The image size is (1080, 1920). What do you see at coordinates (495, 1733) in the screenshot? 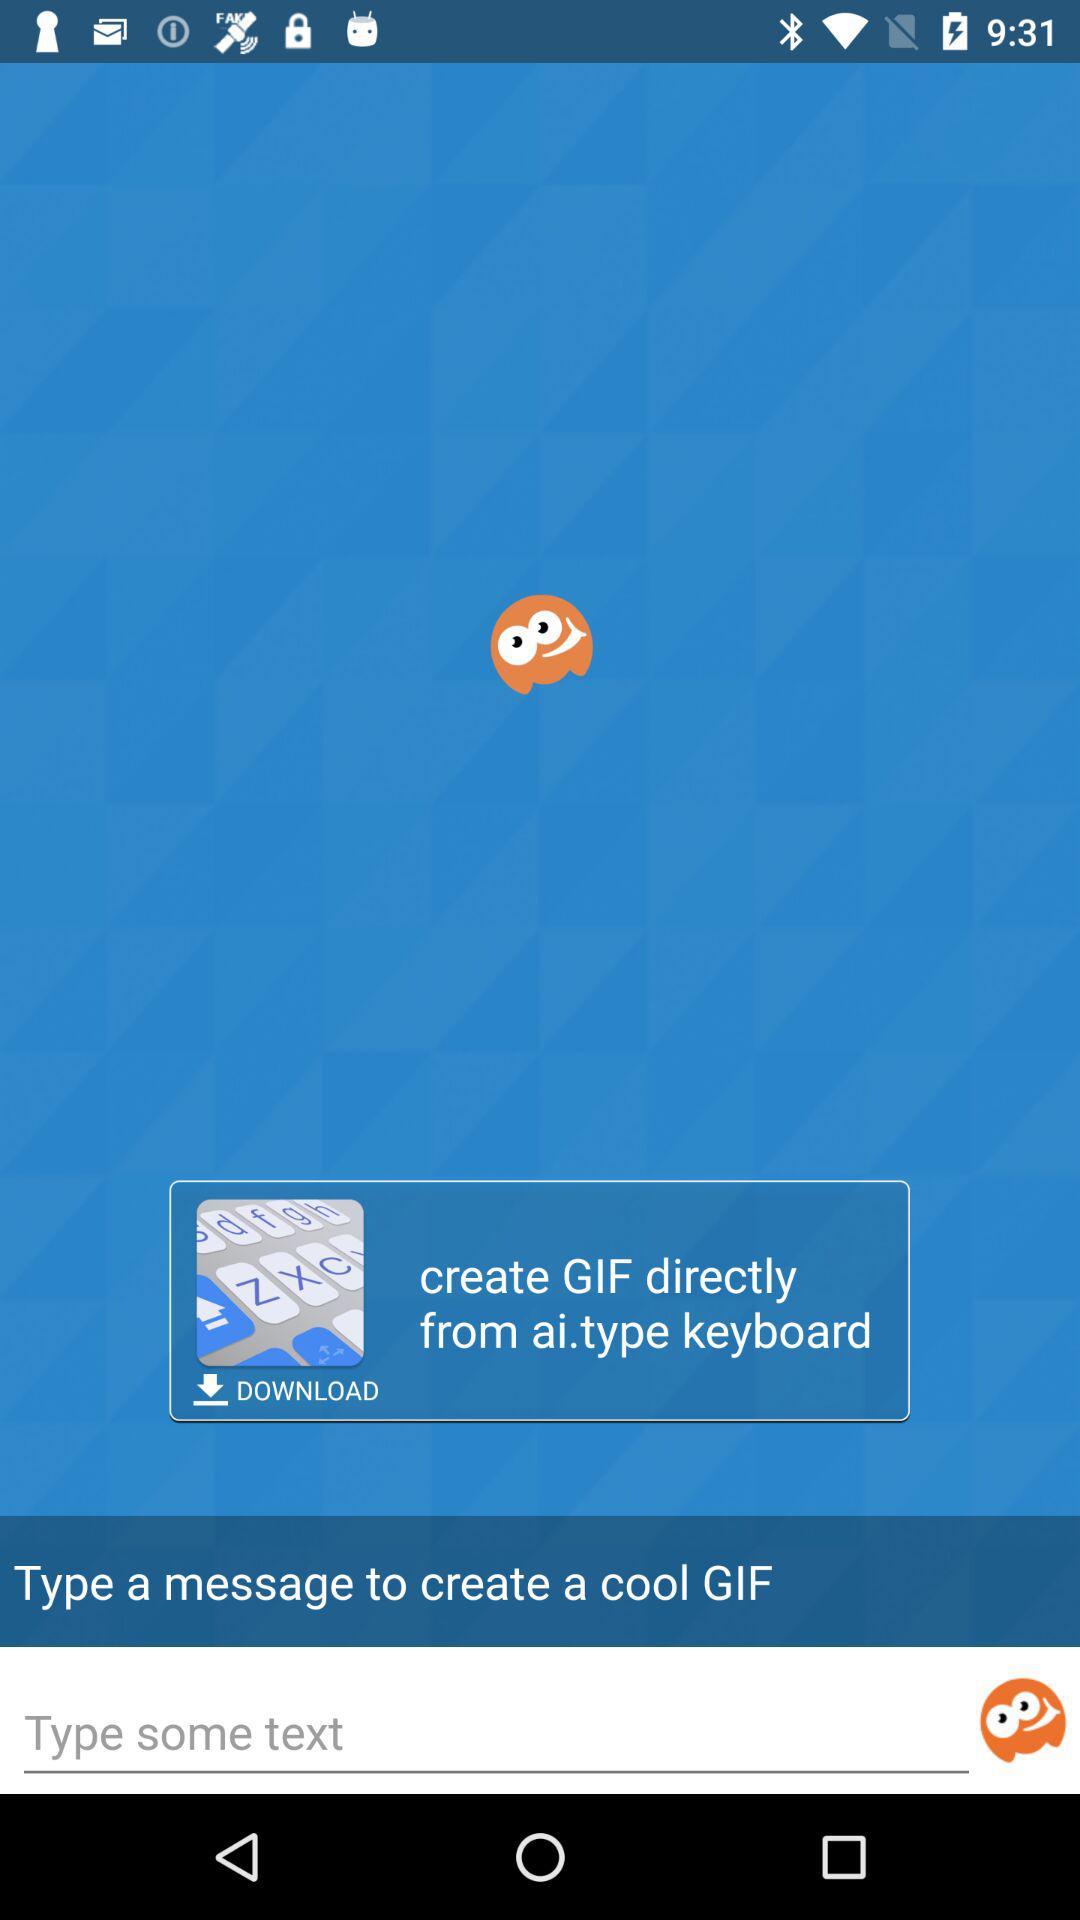
I see `text` at bounding box center [495, 1733].